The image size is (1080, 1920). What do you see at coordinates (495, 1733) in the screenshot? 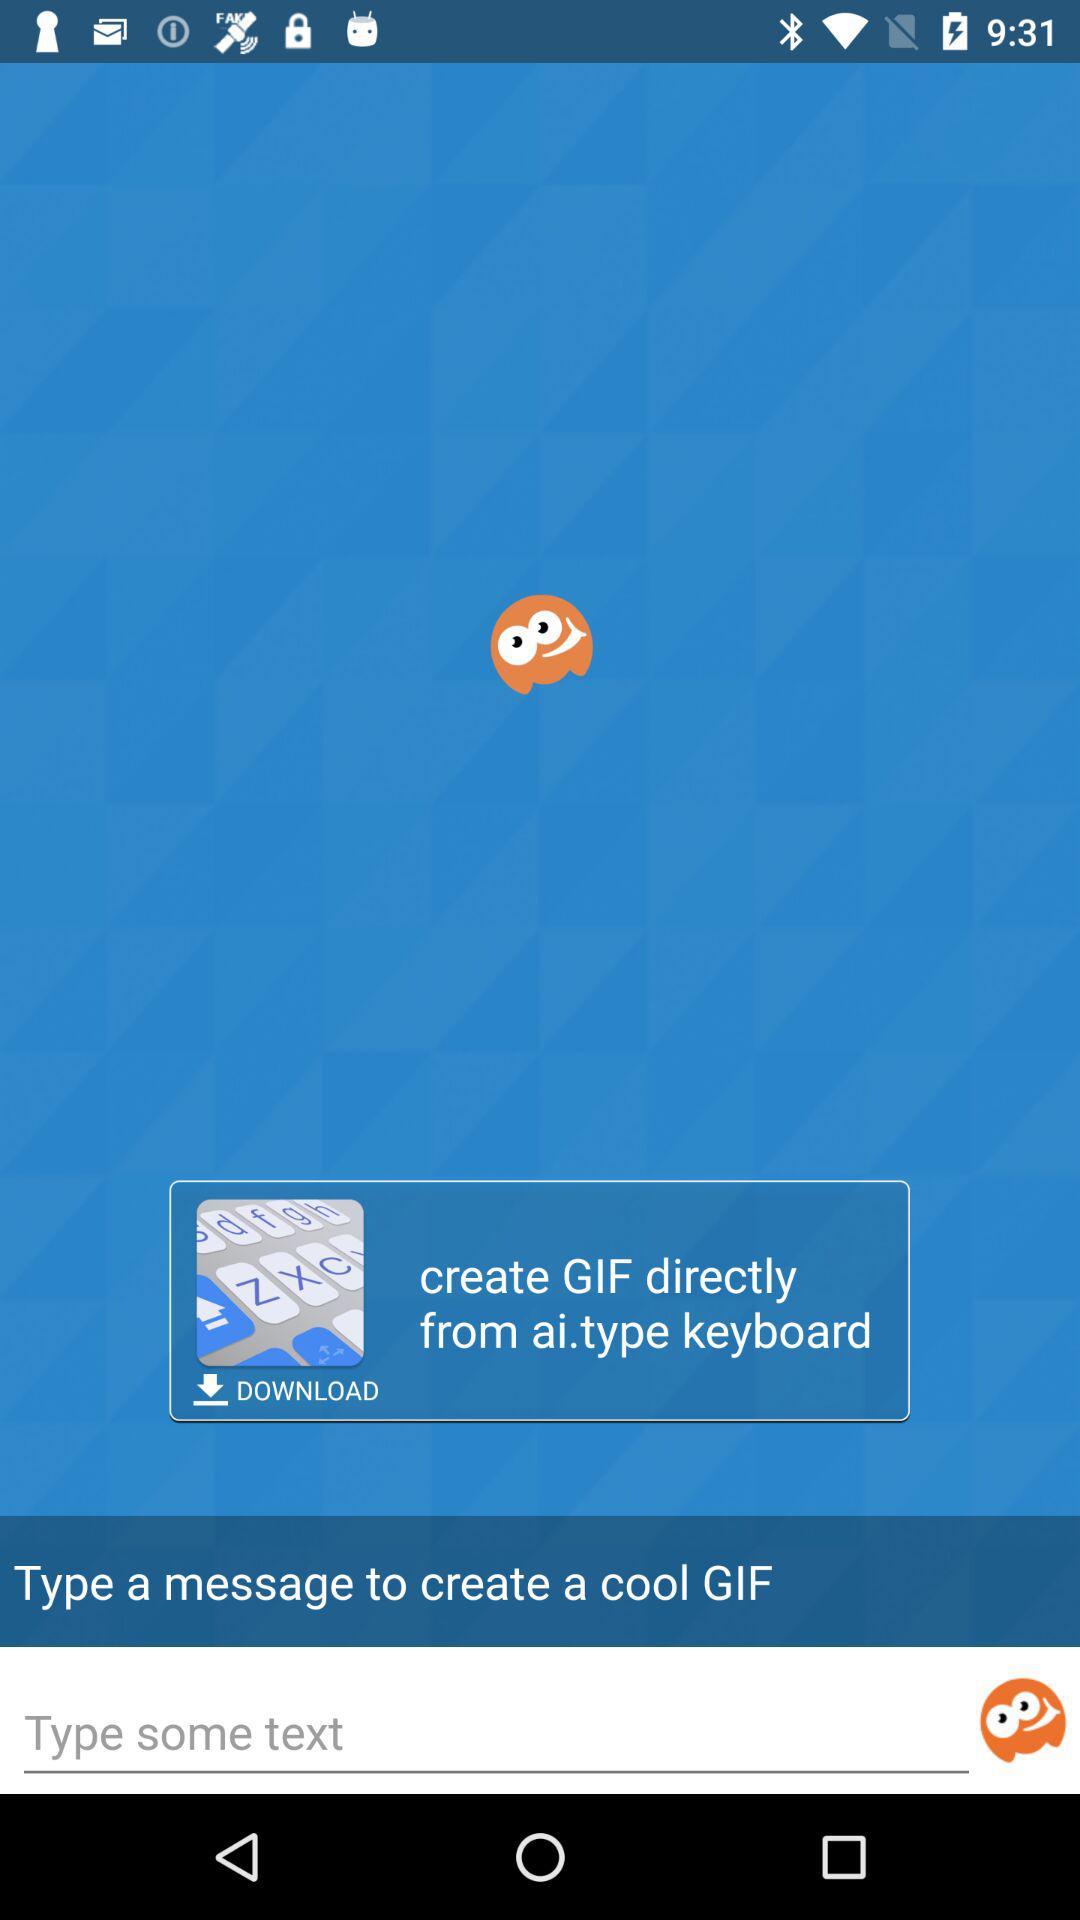
I see `text` at bounding box center [495, 1733].